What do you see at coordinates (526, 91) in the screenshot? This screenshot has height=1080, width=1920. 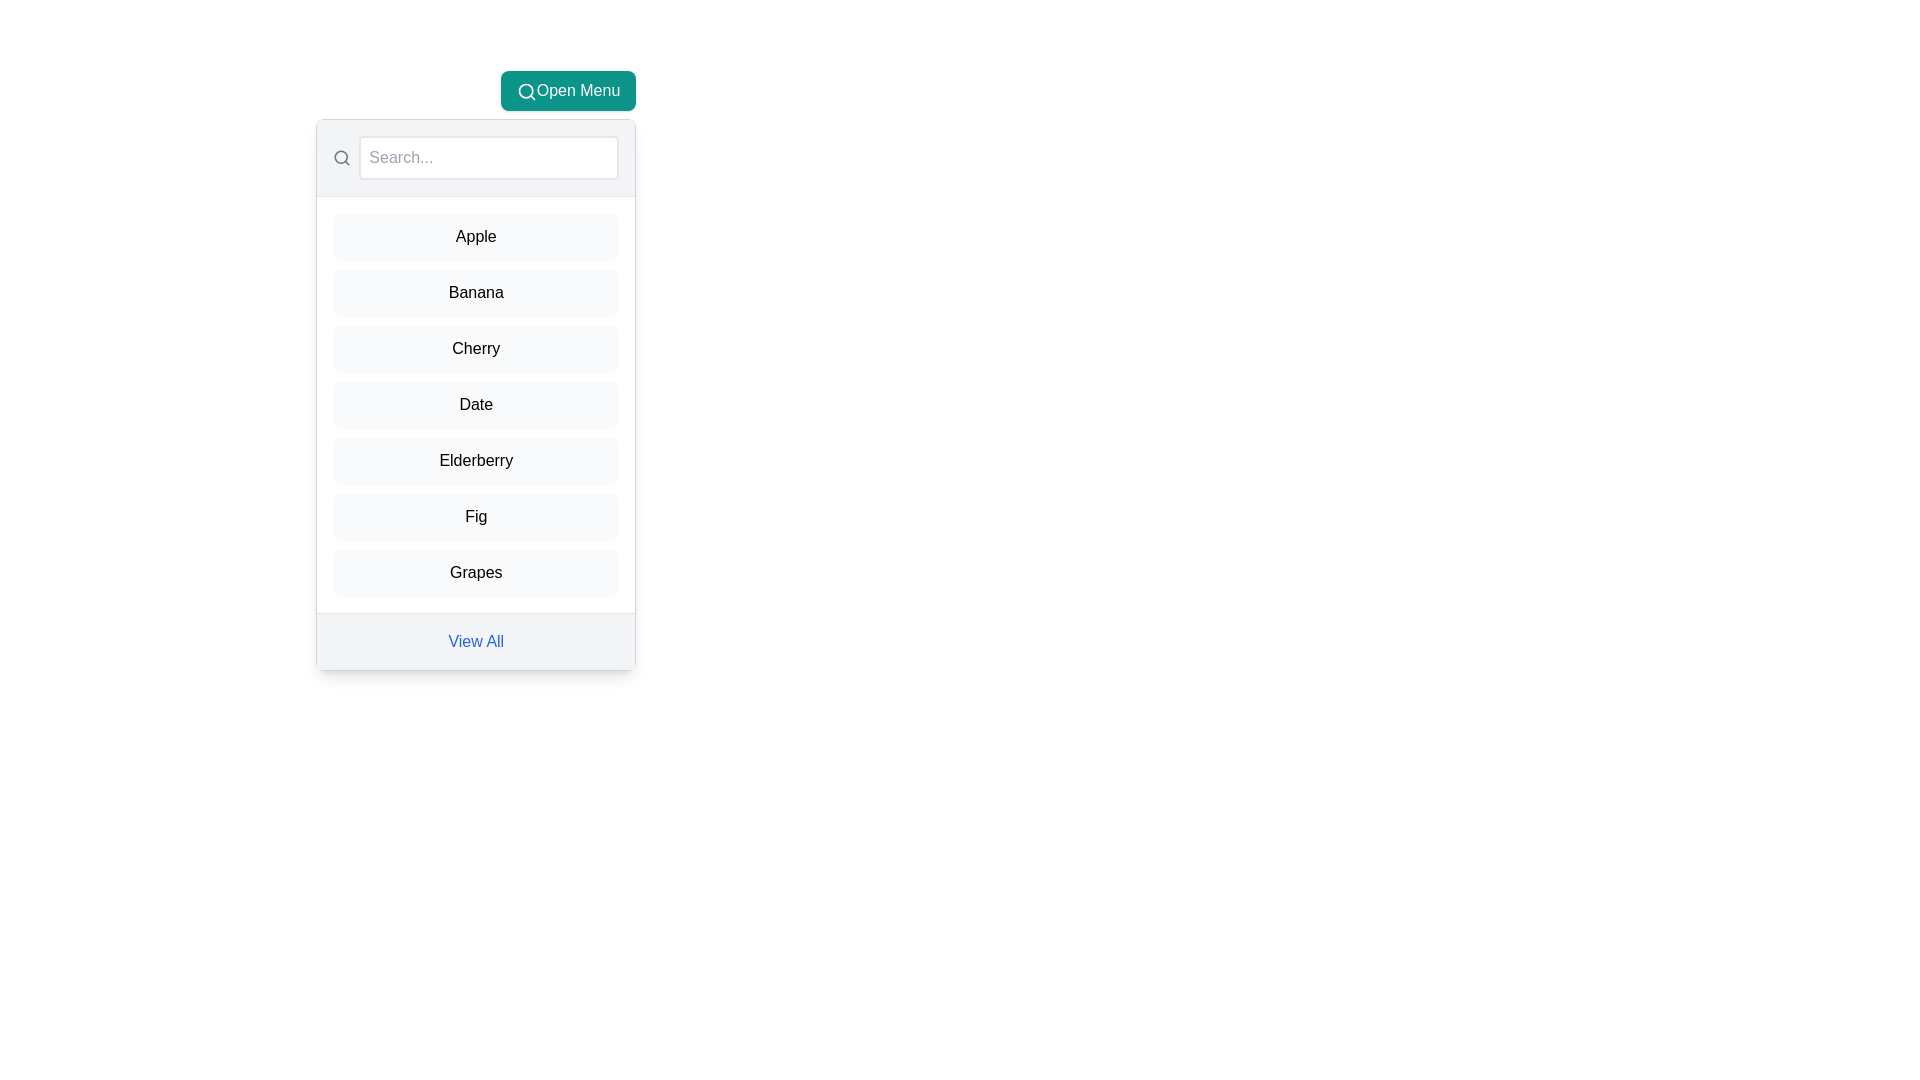 I see `the magnifying glass icon` at bounding box center [526, 91].